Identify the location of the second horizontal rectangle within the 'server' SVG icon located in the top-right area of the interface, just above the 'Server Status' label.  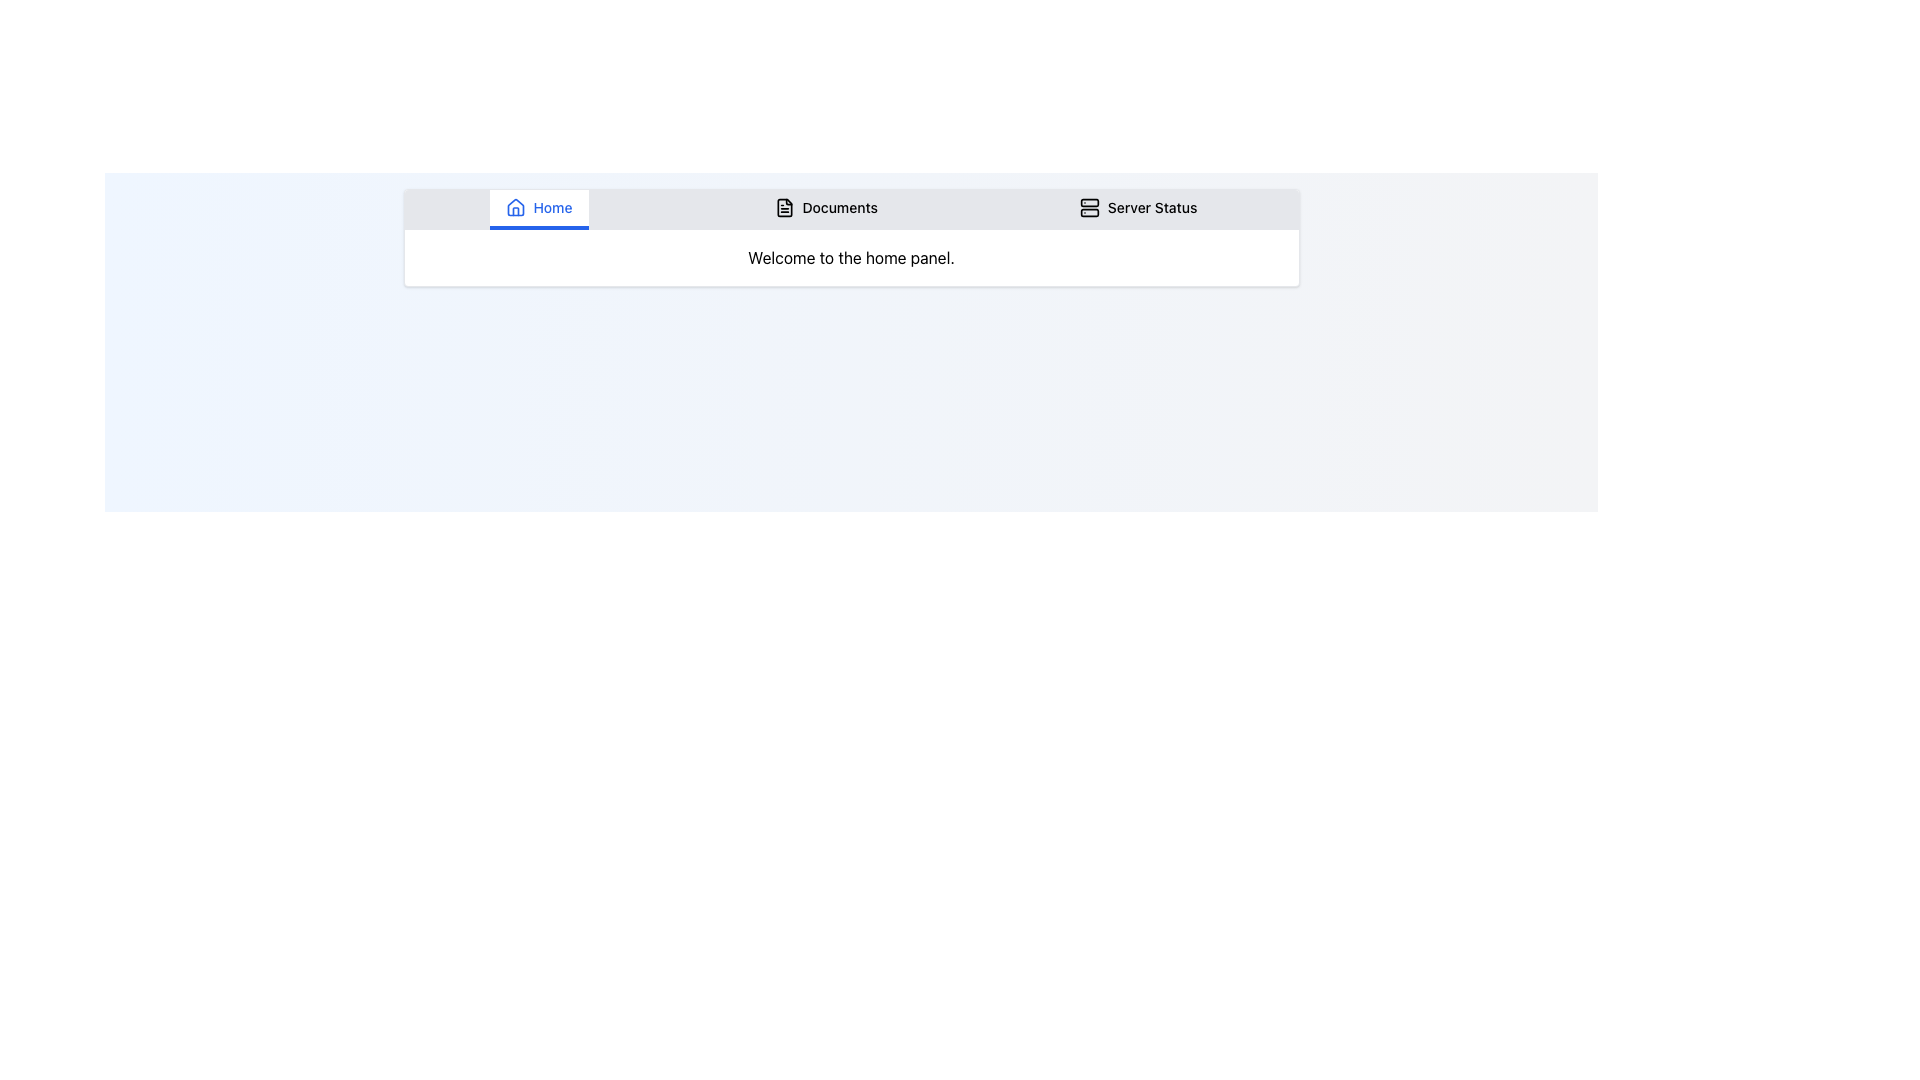
(1088, 212).